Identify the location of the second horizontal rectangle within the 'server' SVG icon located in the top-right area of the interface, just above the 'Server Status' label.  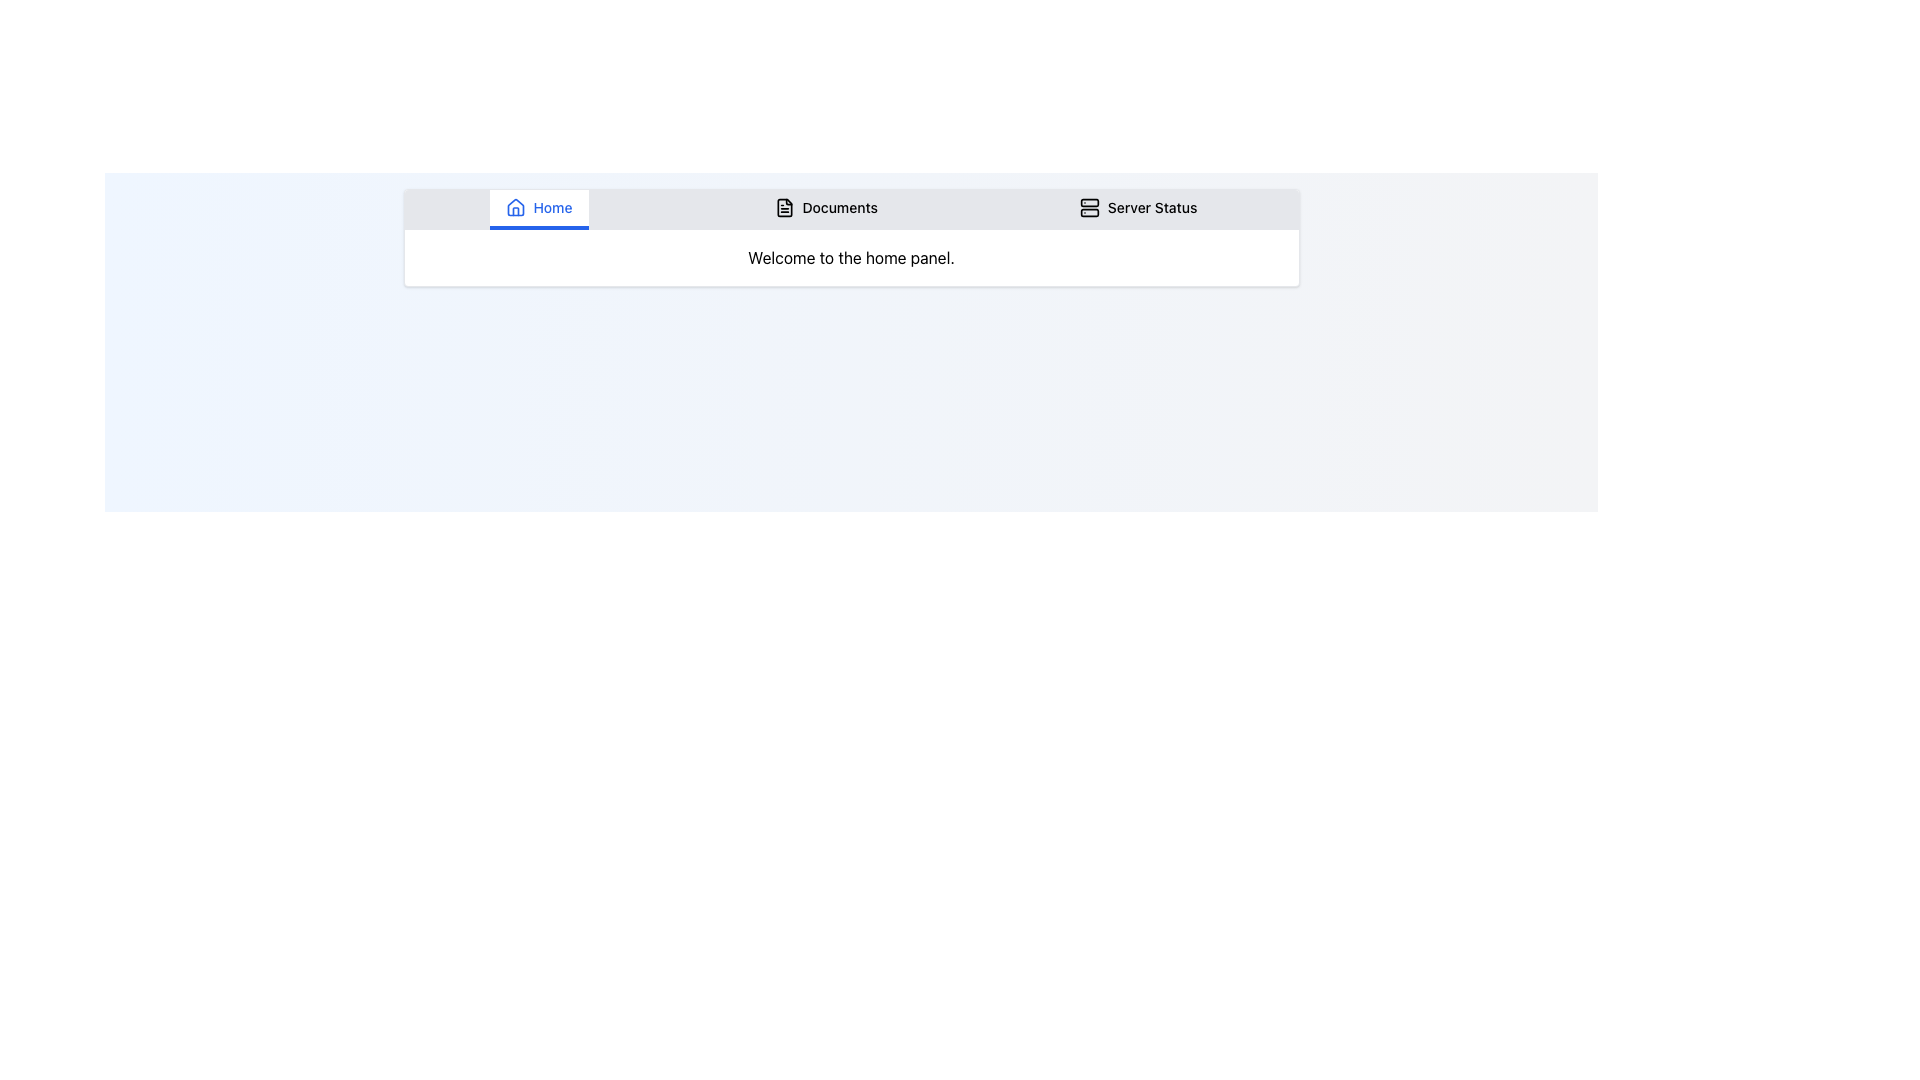
(1088, 212).